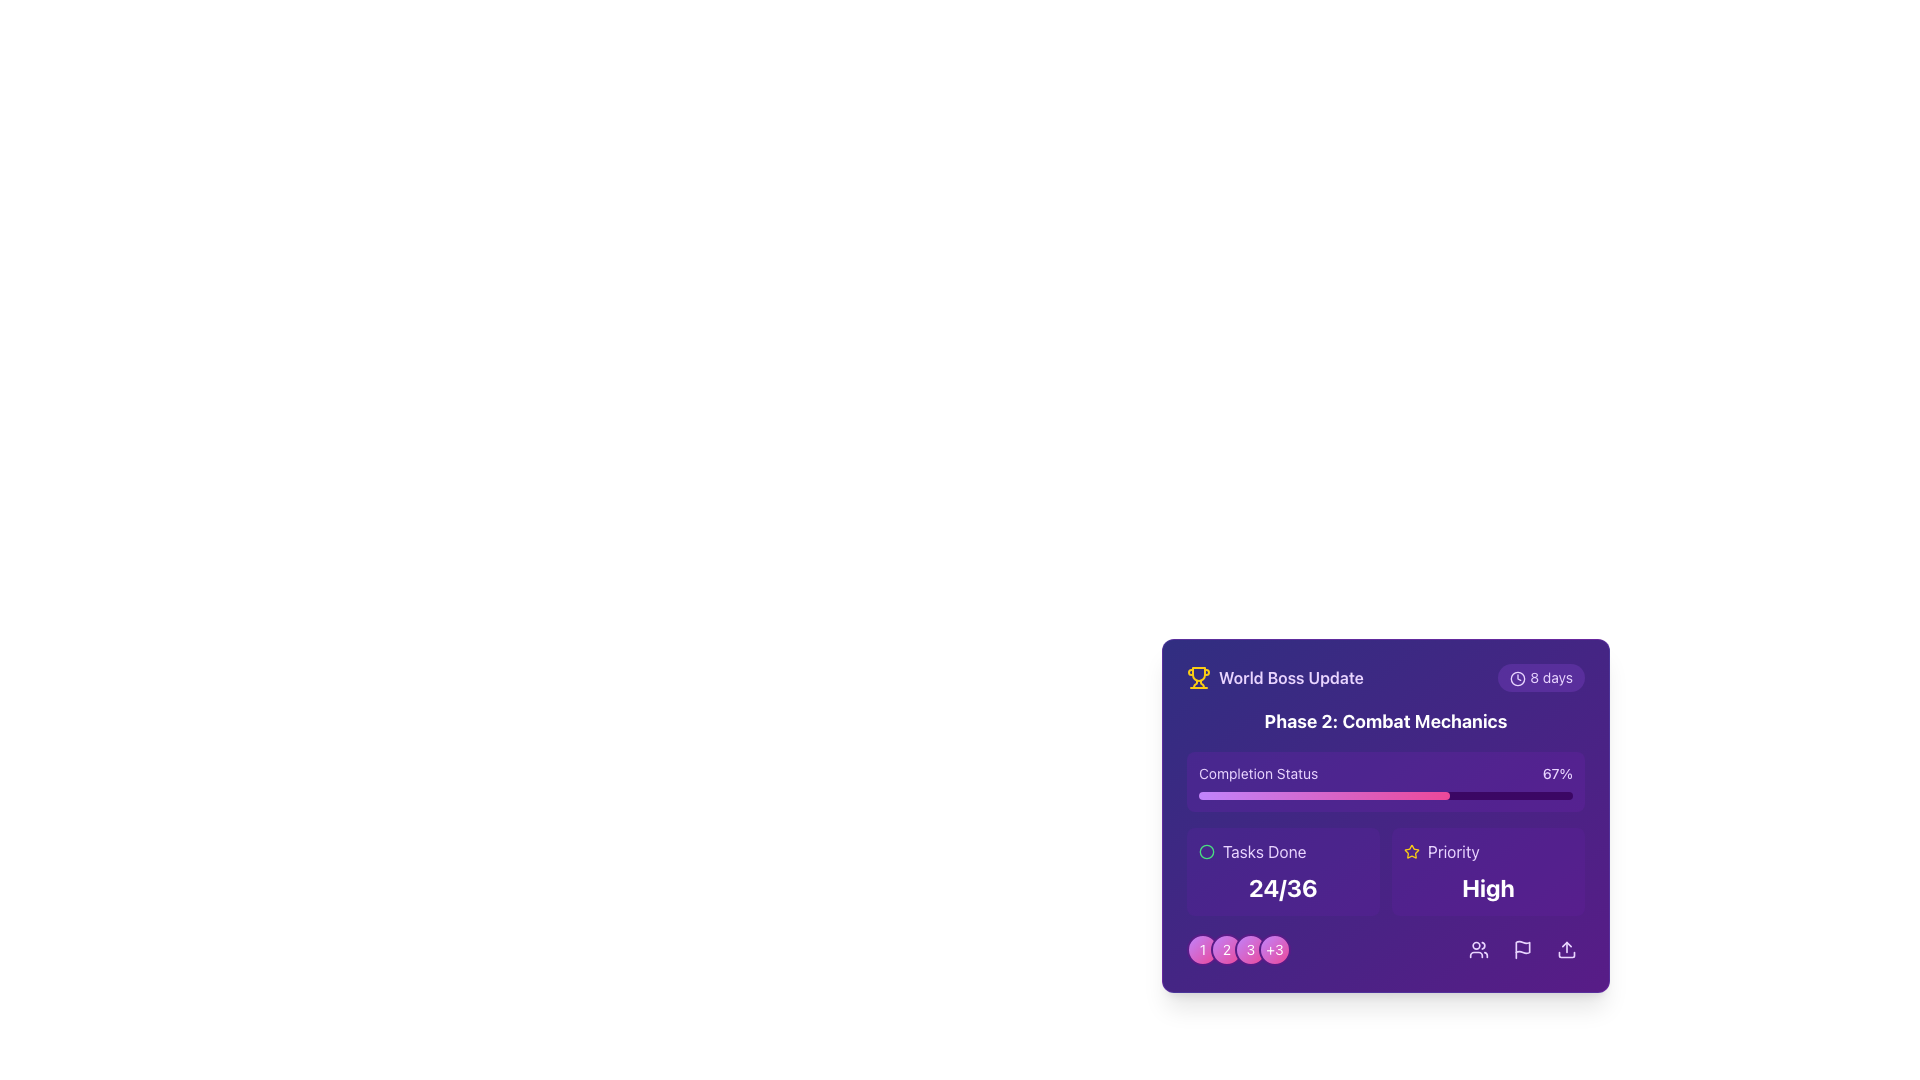 The image size is (1920, 1080). What do you see at coordinates (1518, 678) in the screenshot?
I see `the clock icon located in the top-right corner of the main card, which is positioned to the left of the text '8 days'` at bounding box center [1518, 678].